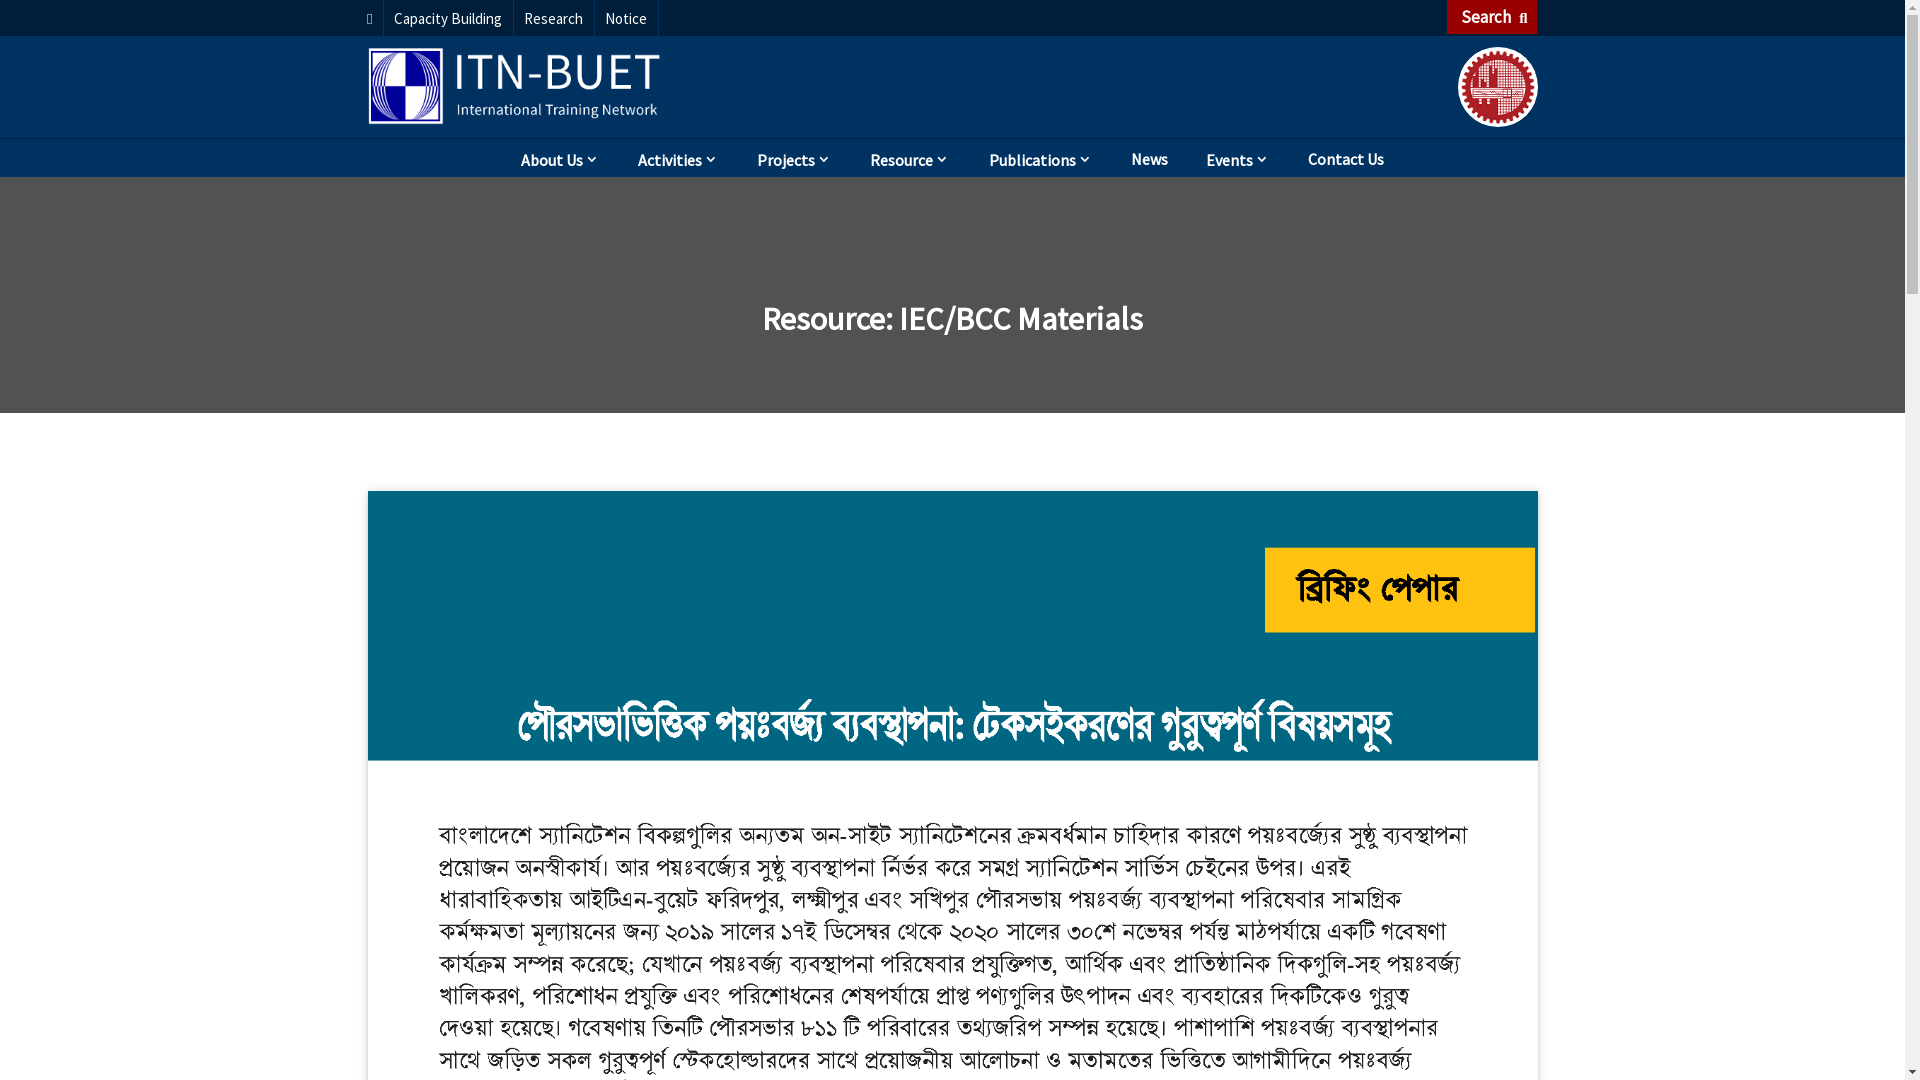 The height and width of the screenshot is (1080, 1920). I want to click on 'Activities', so click(678, 156).